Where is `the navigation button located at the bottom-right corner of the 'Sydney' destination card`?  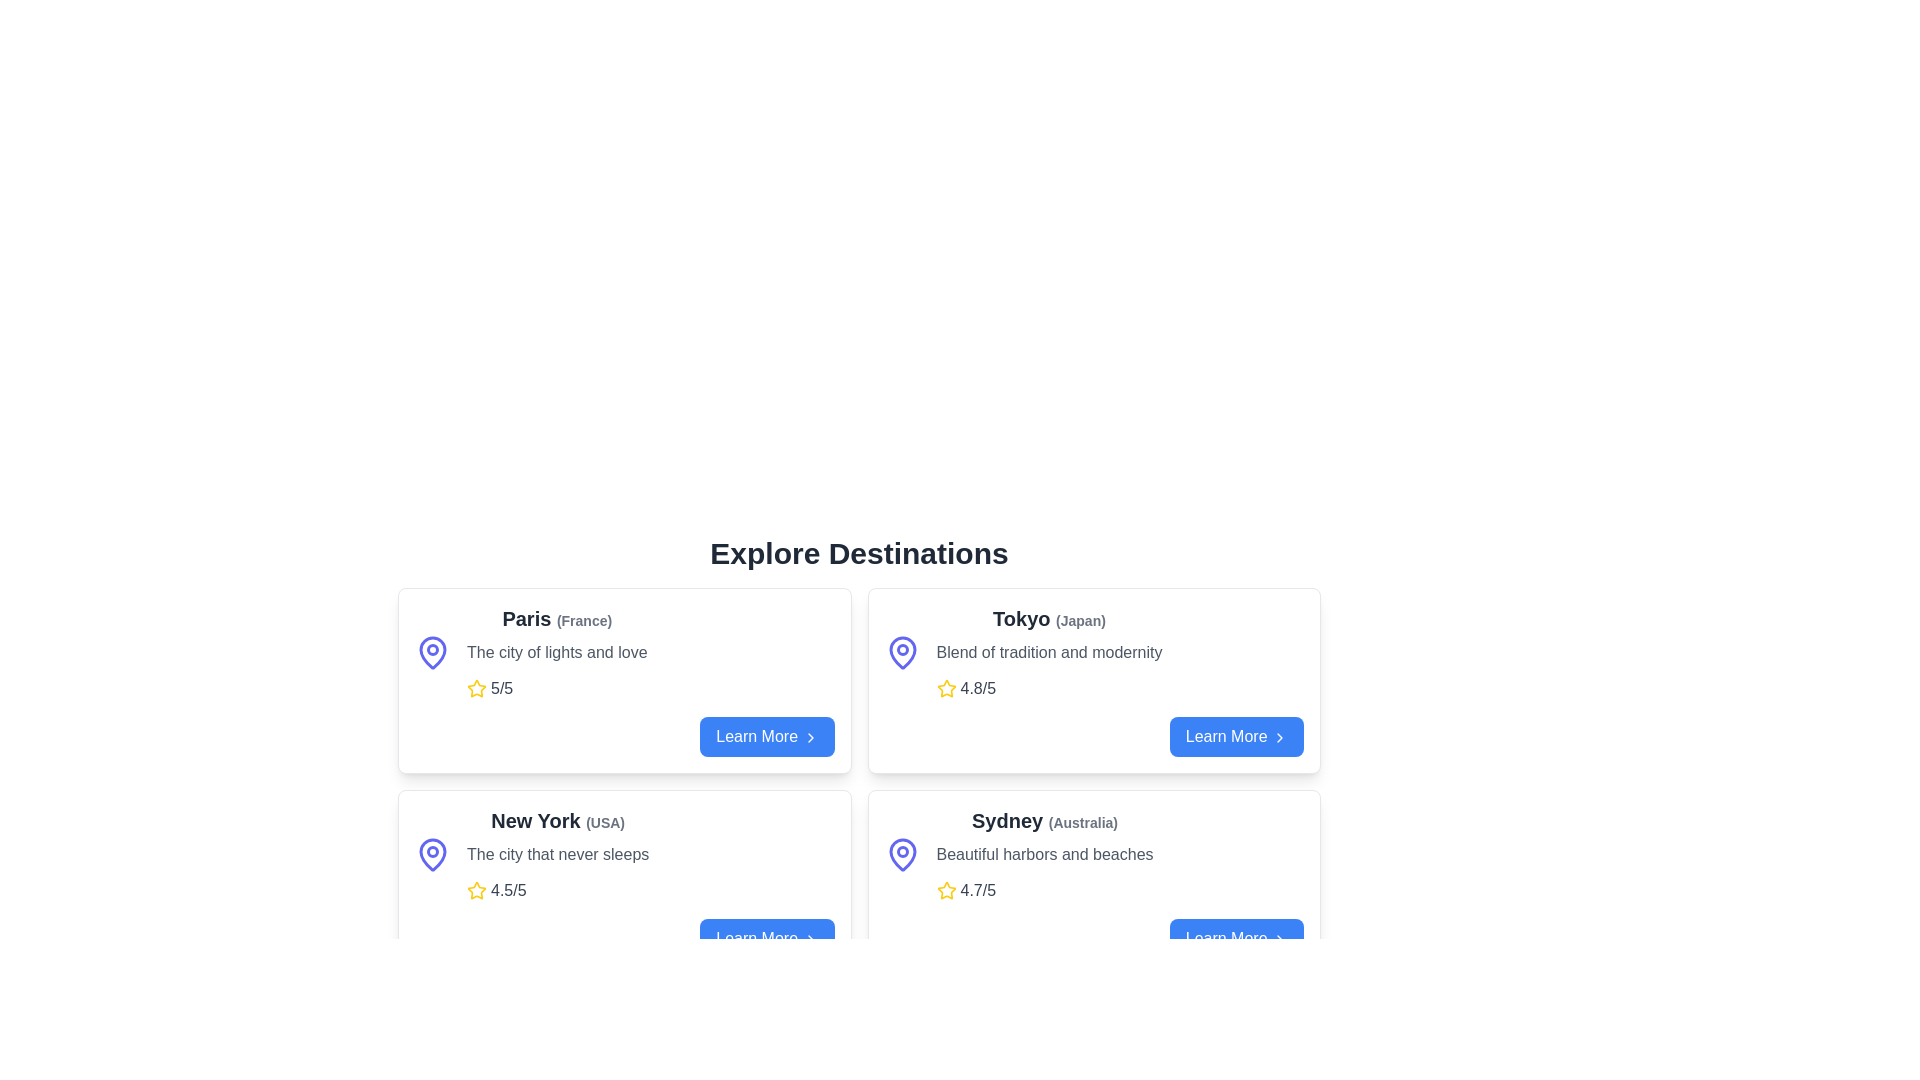
the navigation button located at the bottom-right corner of the 'Sydney' destination card is located at coordinates (1235, 938).